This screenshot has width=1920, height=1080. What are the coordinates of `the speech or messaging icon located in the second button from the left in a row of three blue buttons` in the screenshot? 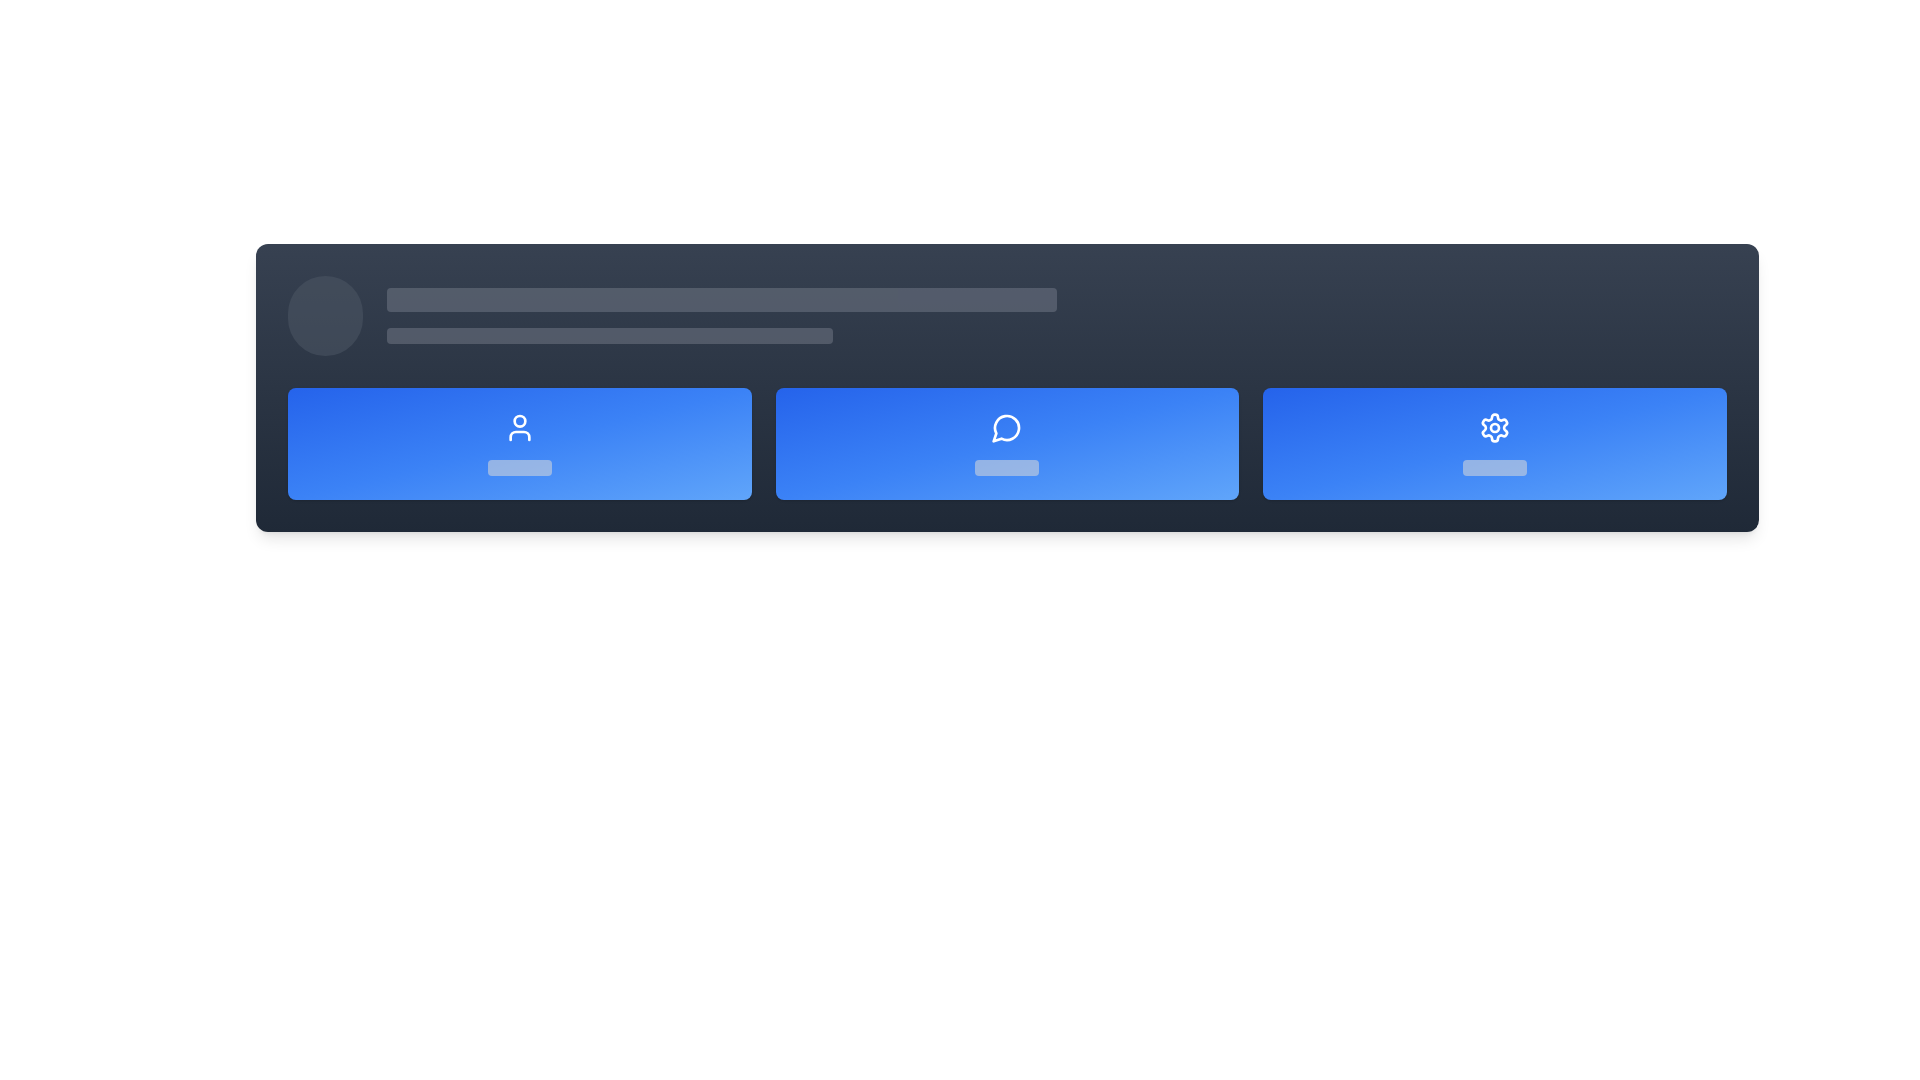 It's located at (1006, 427).